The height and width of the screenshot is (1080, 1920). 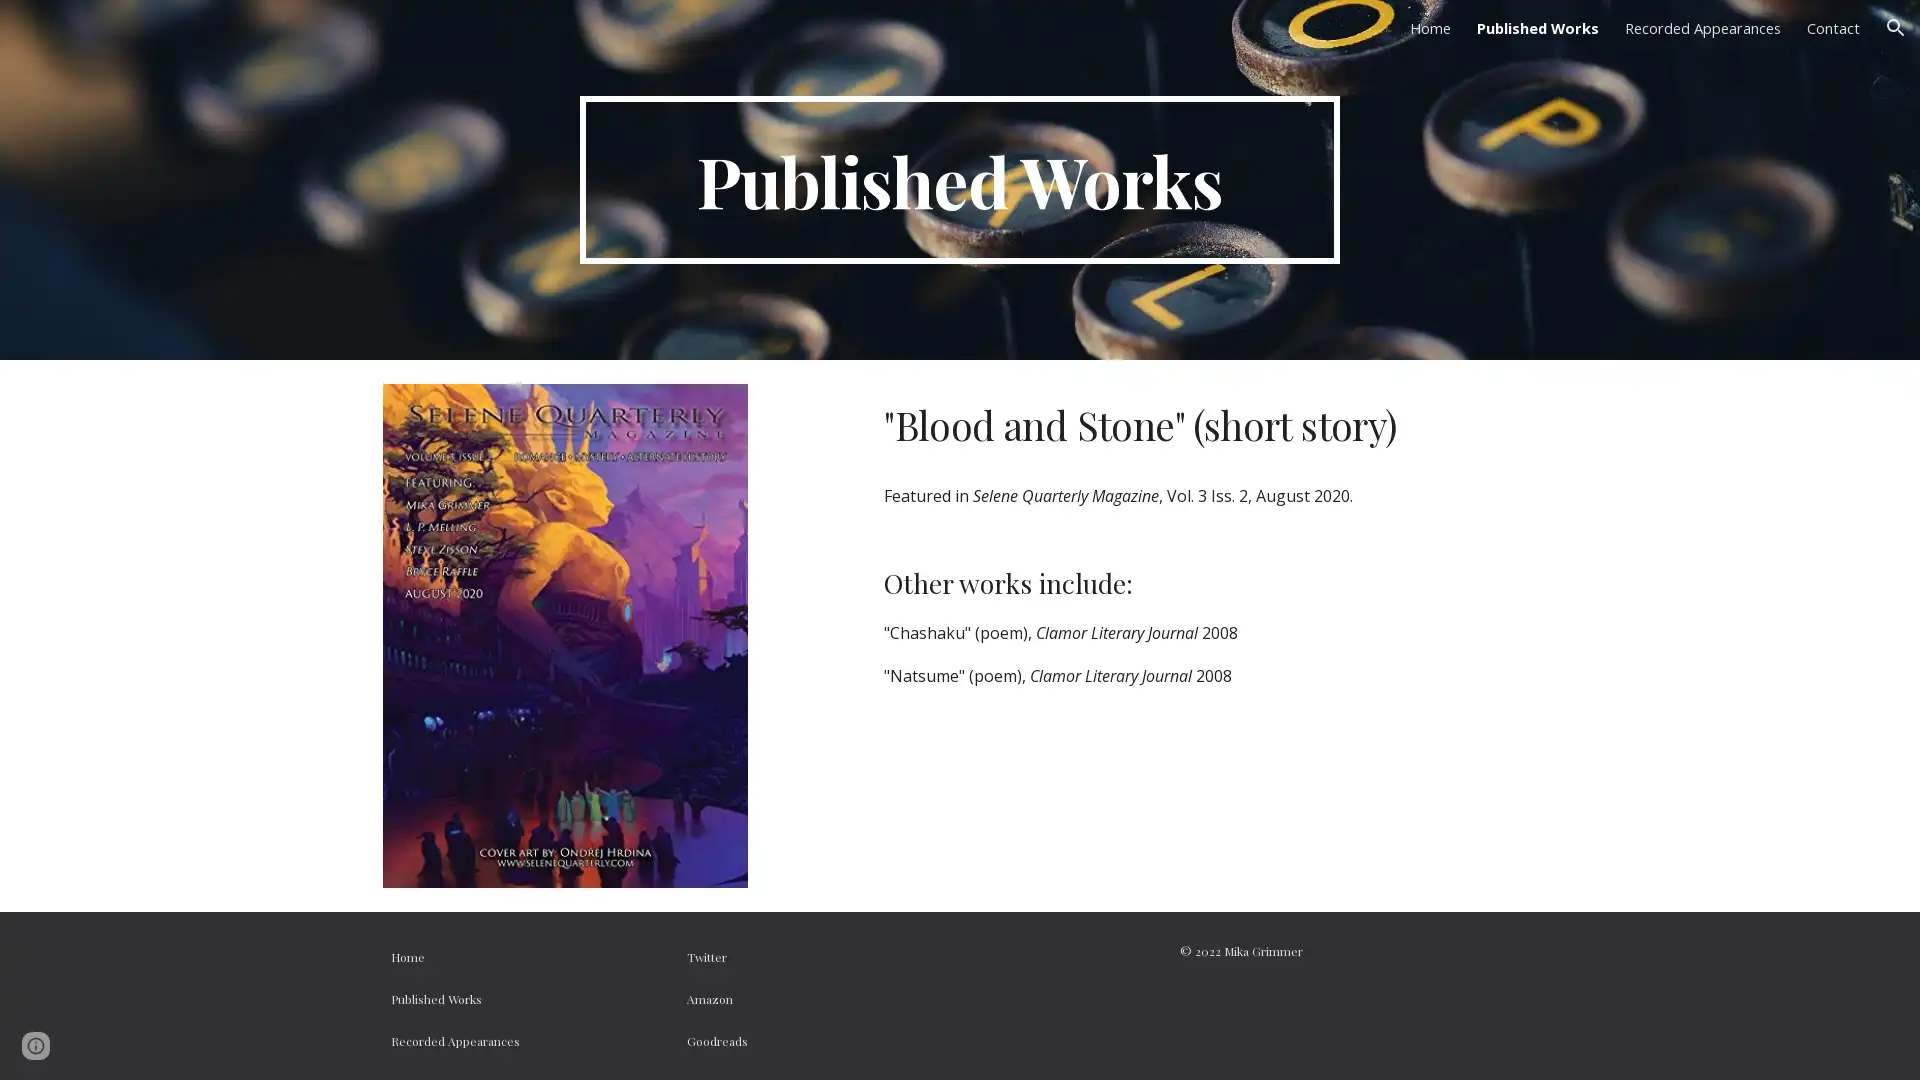 I want to click on Skip to navigation, so click(x=1139, y=37).